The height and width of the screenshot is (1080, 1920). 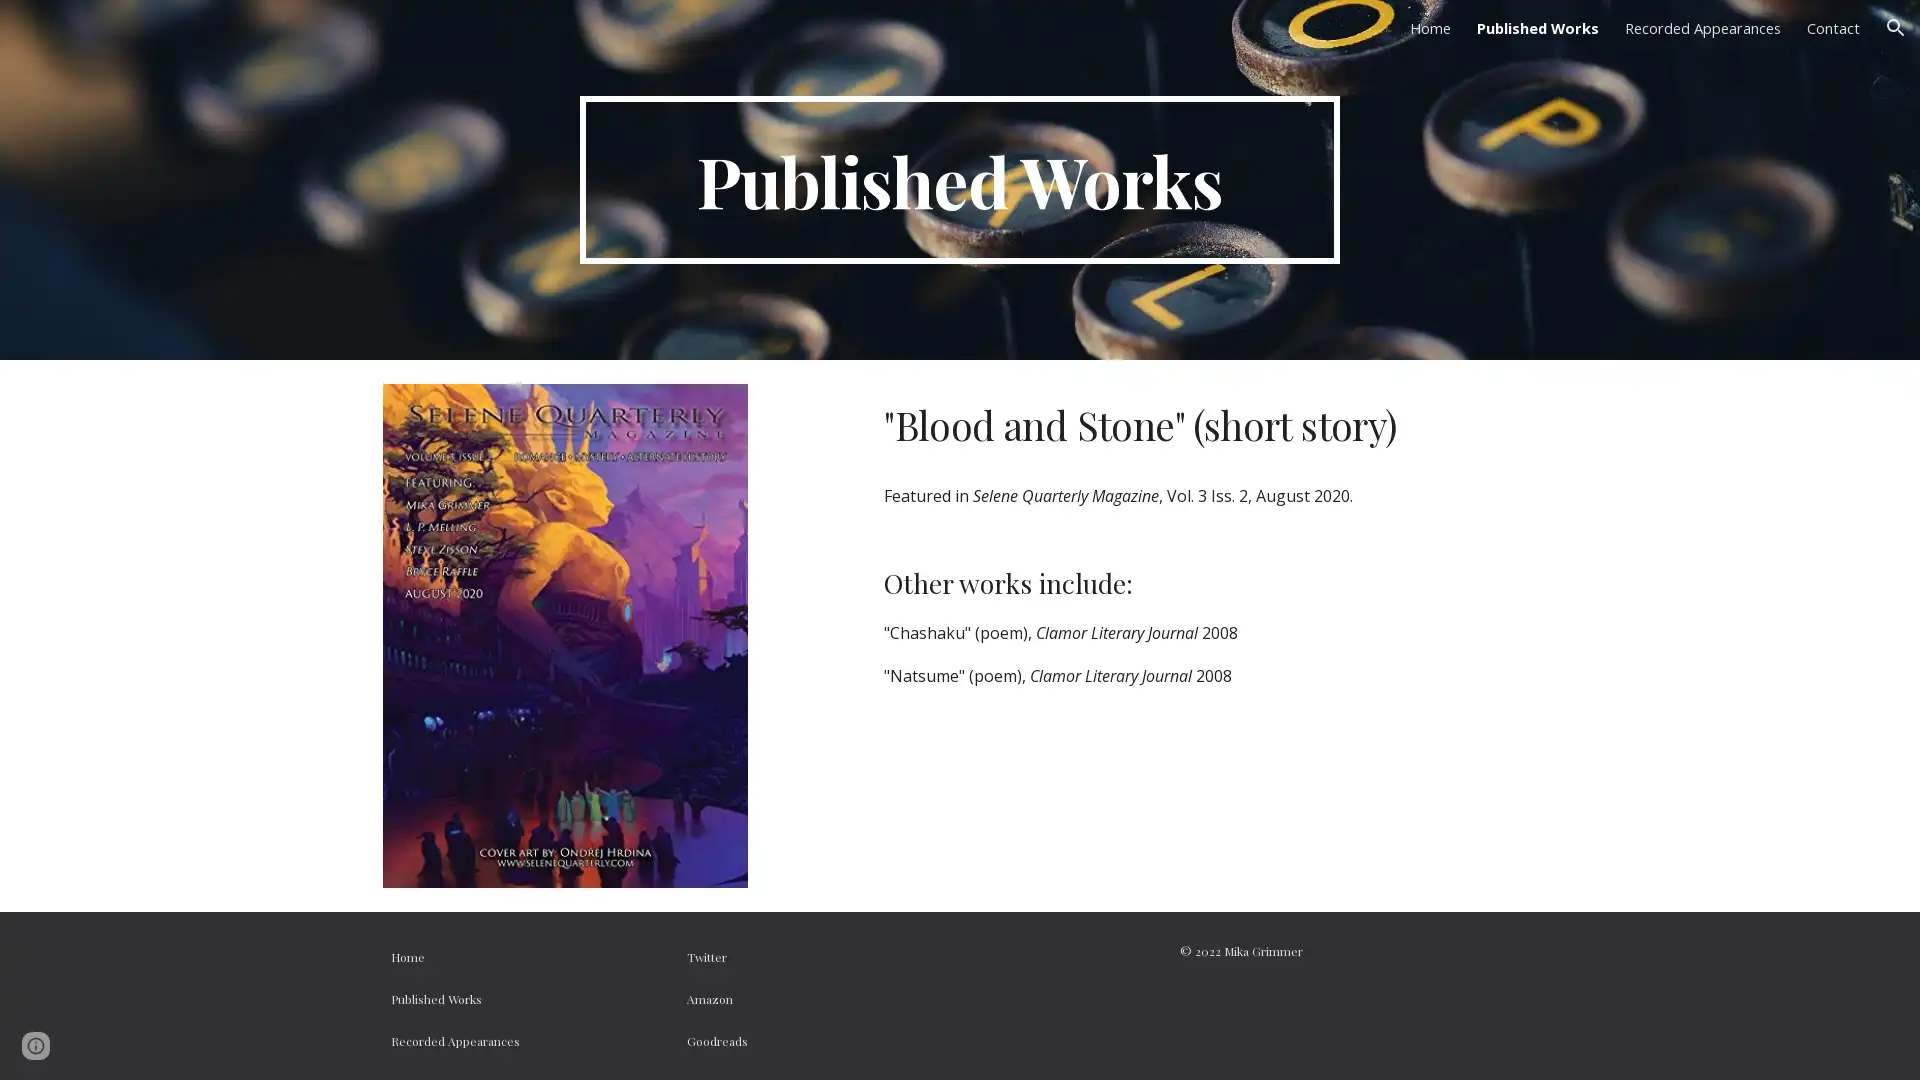 I want to click on Skip to navigation, so click(x=1139, y=37).